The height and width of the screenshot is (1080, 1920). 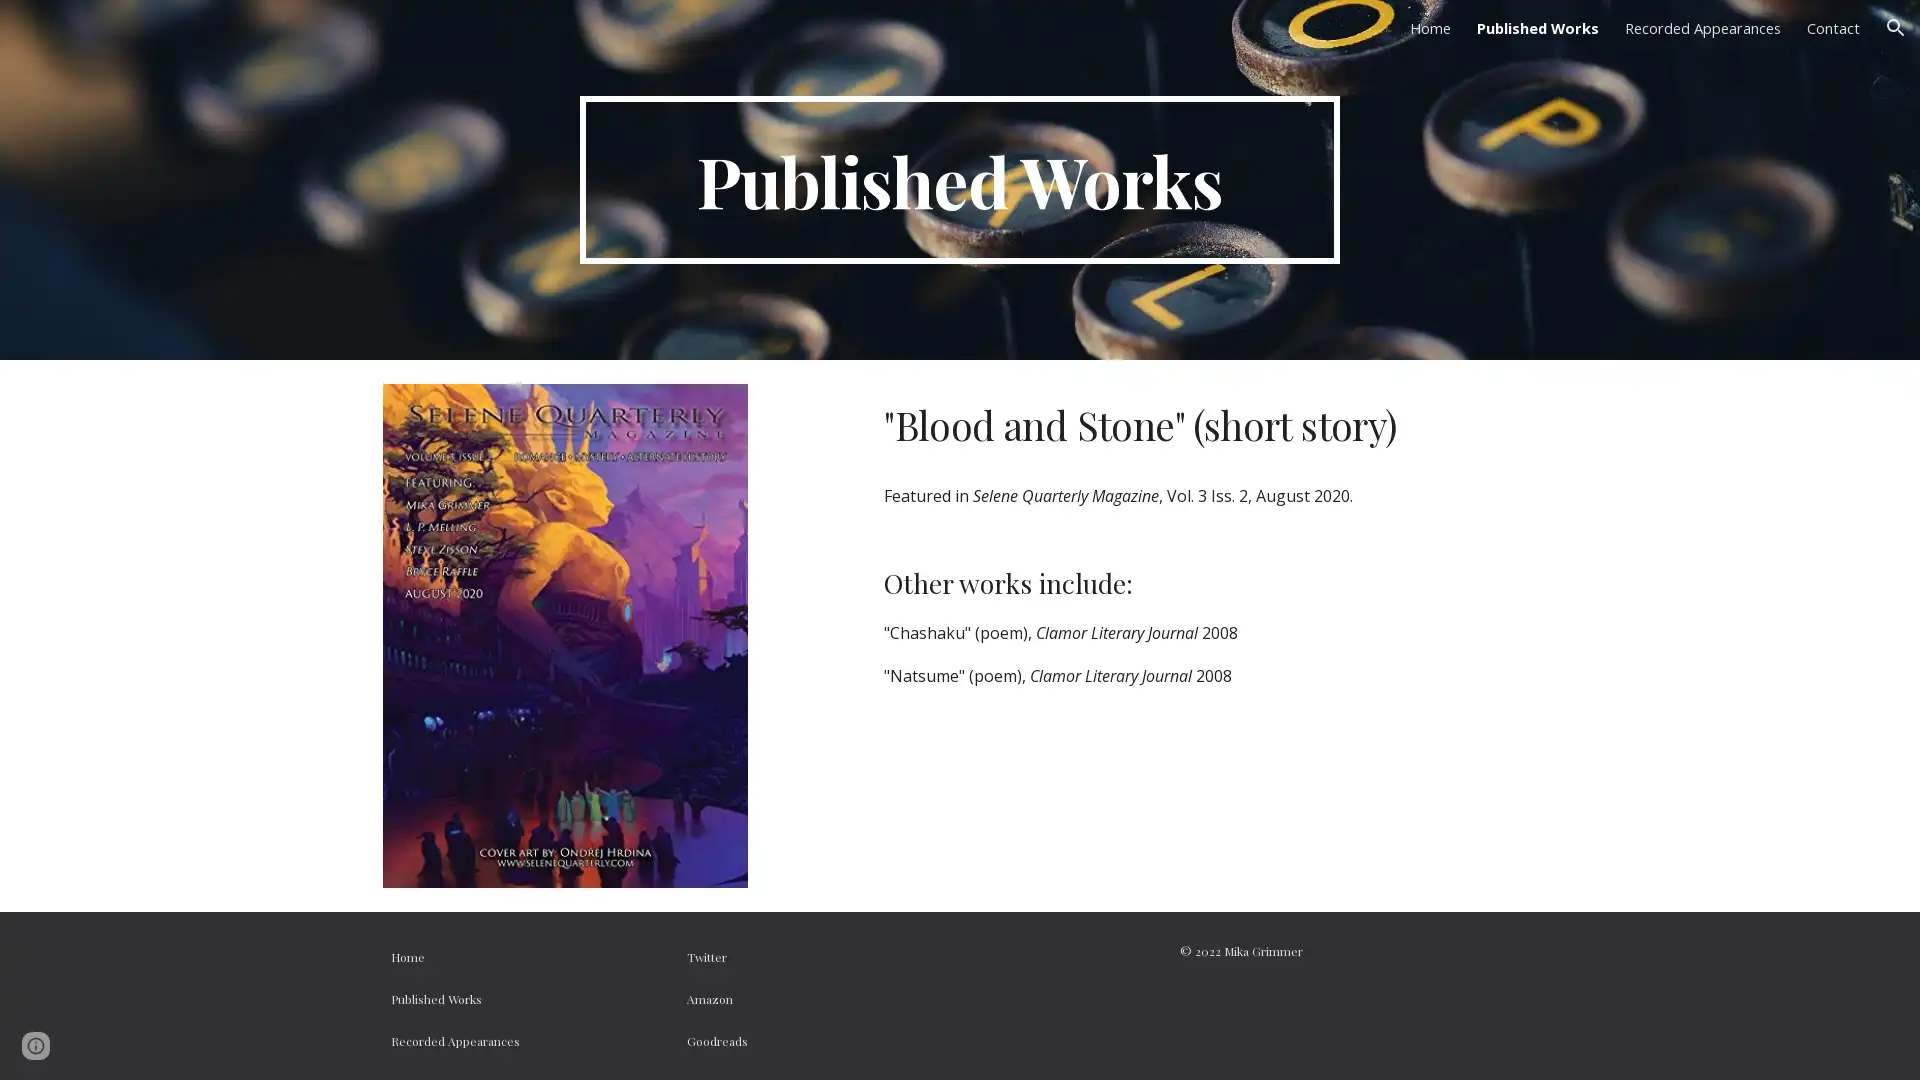 I want to click on Skip to navigation, so click(x=1139, y=37).